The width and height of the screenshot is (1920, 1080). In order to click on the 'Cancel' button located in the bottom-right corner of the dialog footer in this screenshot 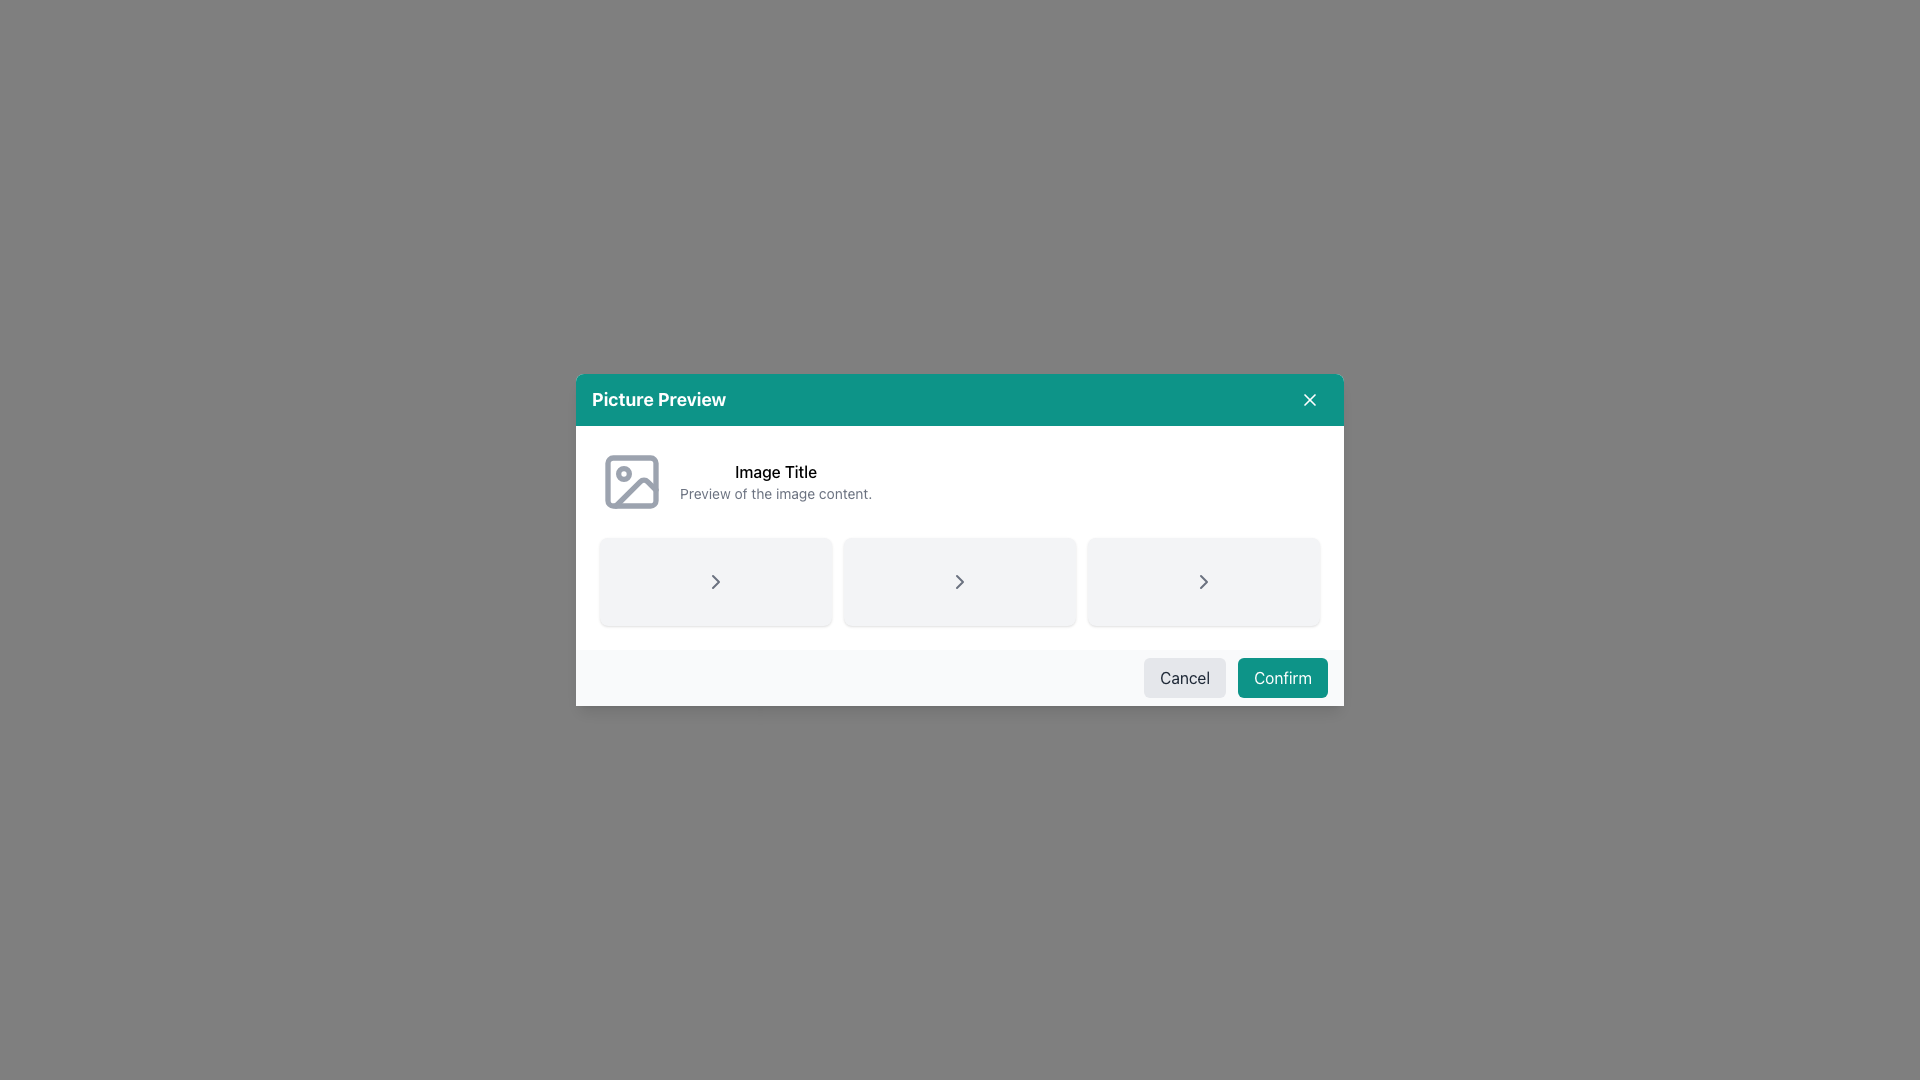, I will do `click(1185, 677)`.